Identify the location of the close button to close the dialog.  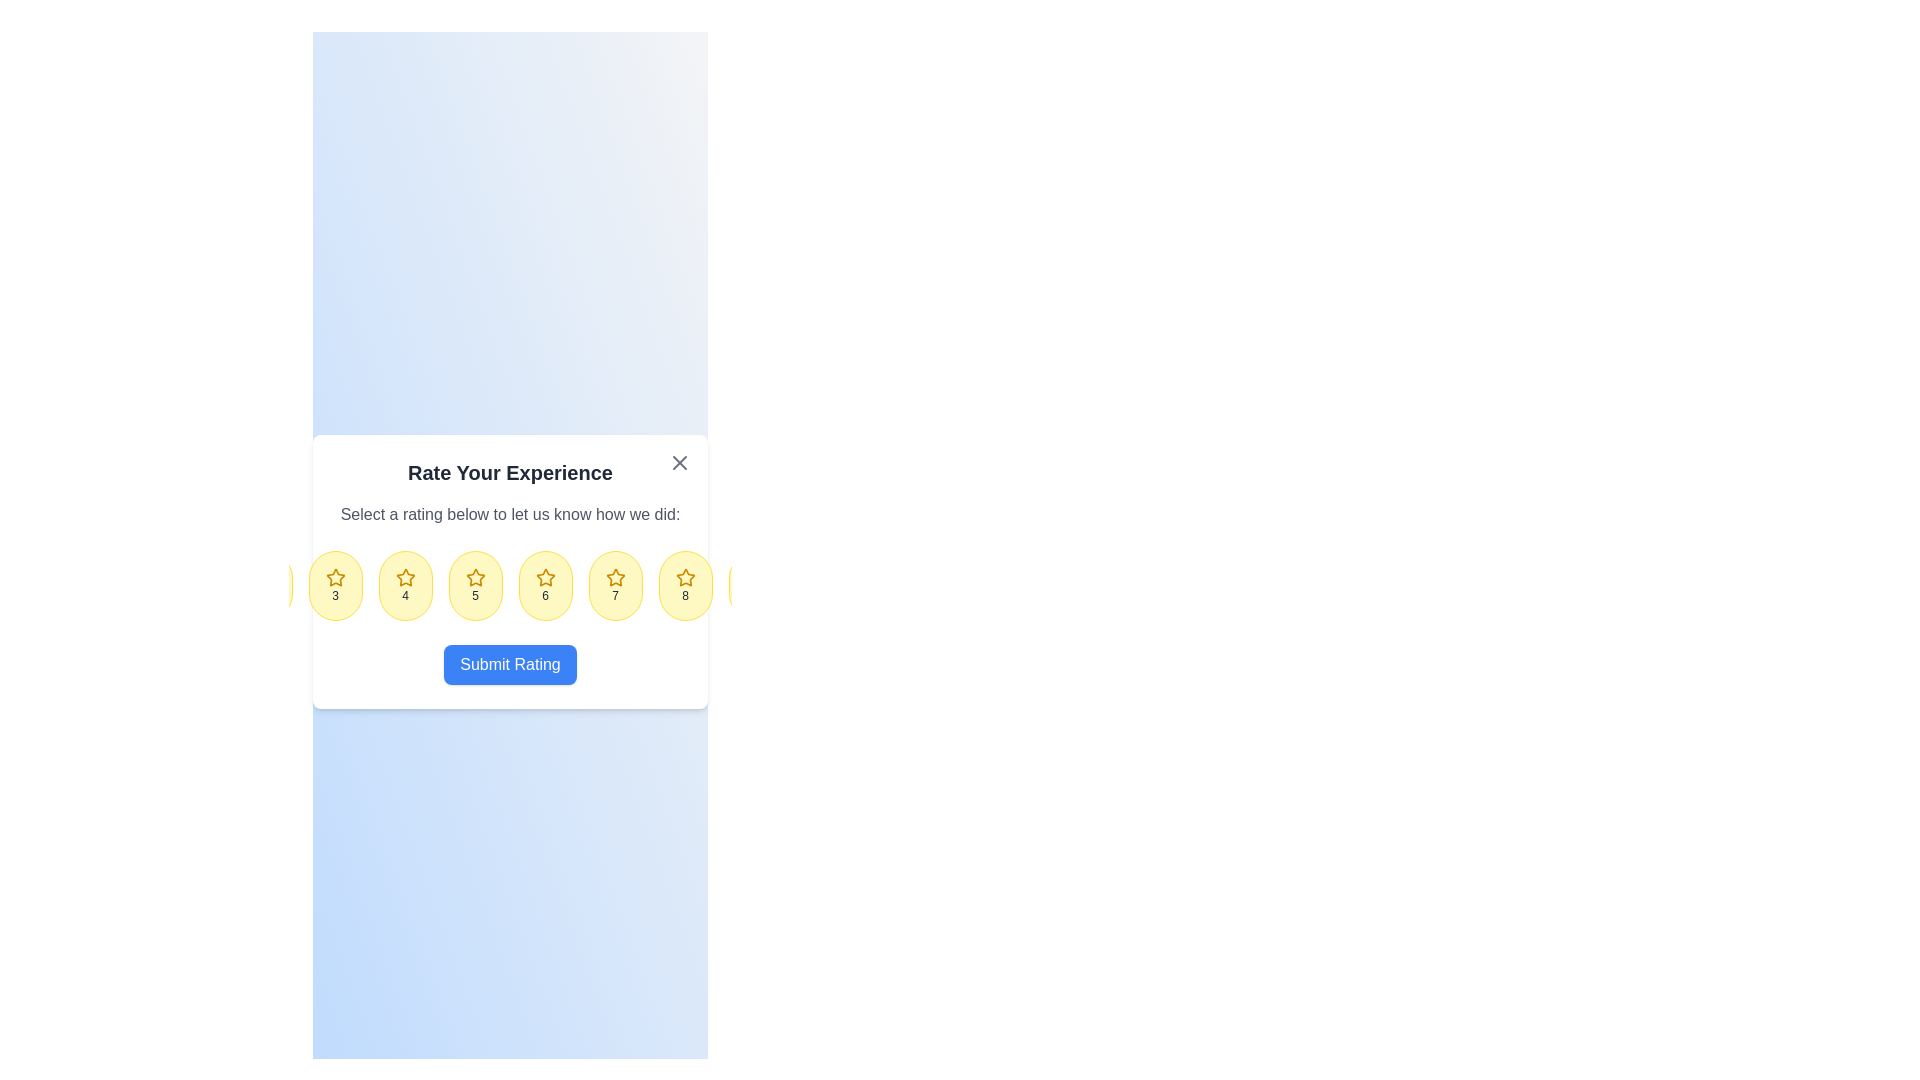
(680, 462).